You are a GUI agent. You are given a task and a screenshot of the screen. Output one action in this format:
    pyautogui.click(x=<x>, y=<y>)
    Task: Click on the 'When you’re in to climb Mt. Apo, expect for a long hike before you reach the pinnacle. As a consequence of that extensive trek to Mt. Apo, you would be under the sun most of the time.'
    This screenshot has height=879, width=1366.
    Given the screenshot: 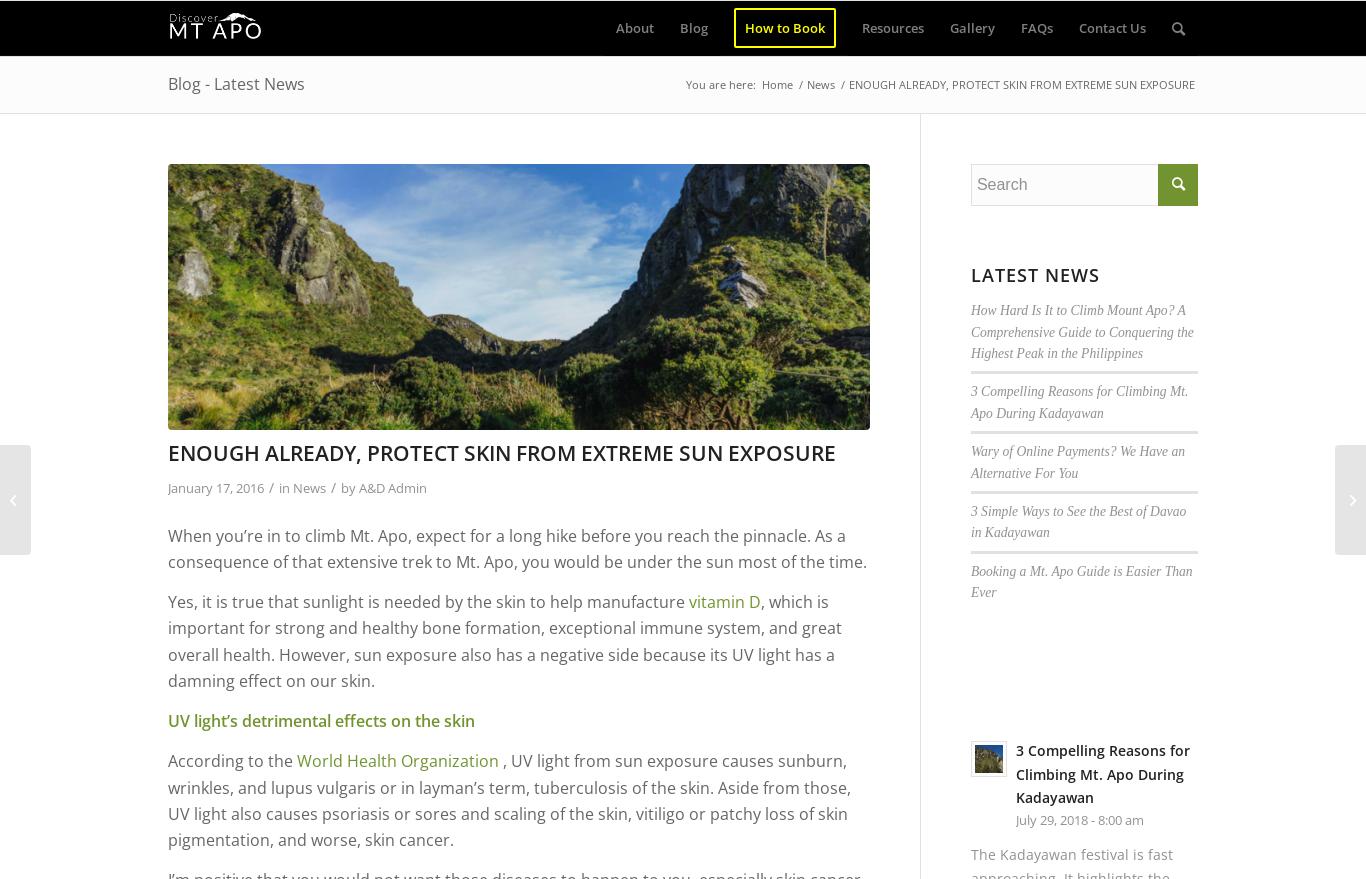 What is the action you would take?
    pyautogui.click(x=517, y=548)
    